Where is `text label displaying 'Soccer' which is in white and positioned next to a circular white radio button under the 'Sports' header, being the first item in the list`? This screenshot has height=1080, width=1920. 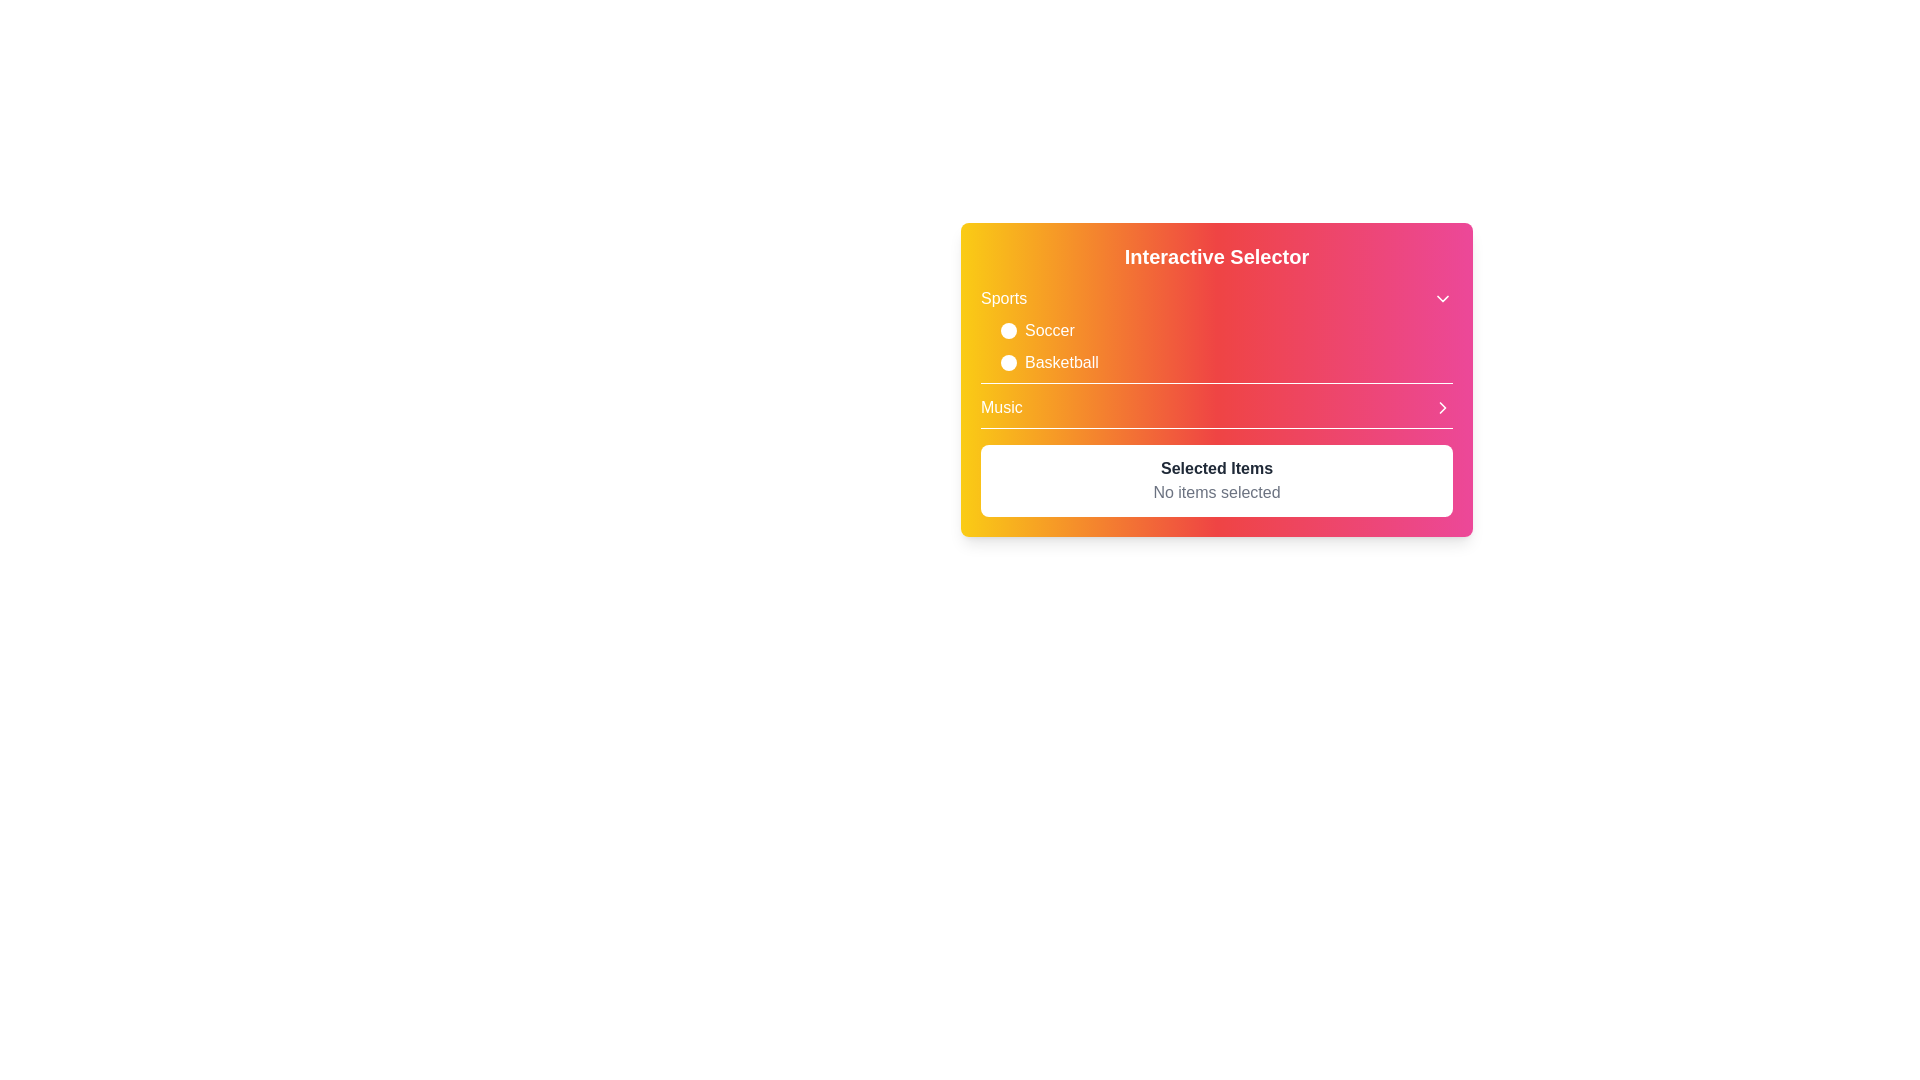 text label displaying 'Soccer' which is in white and positioned next to a circular white radio button under the 'Sports' header, being the first item in the list is located at coordinates (1048, 330).